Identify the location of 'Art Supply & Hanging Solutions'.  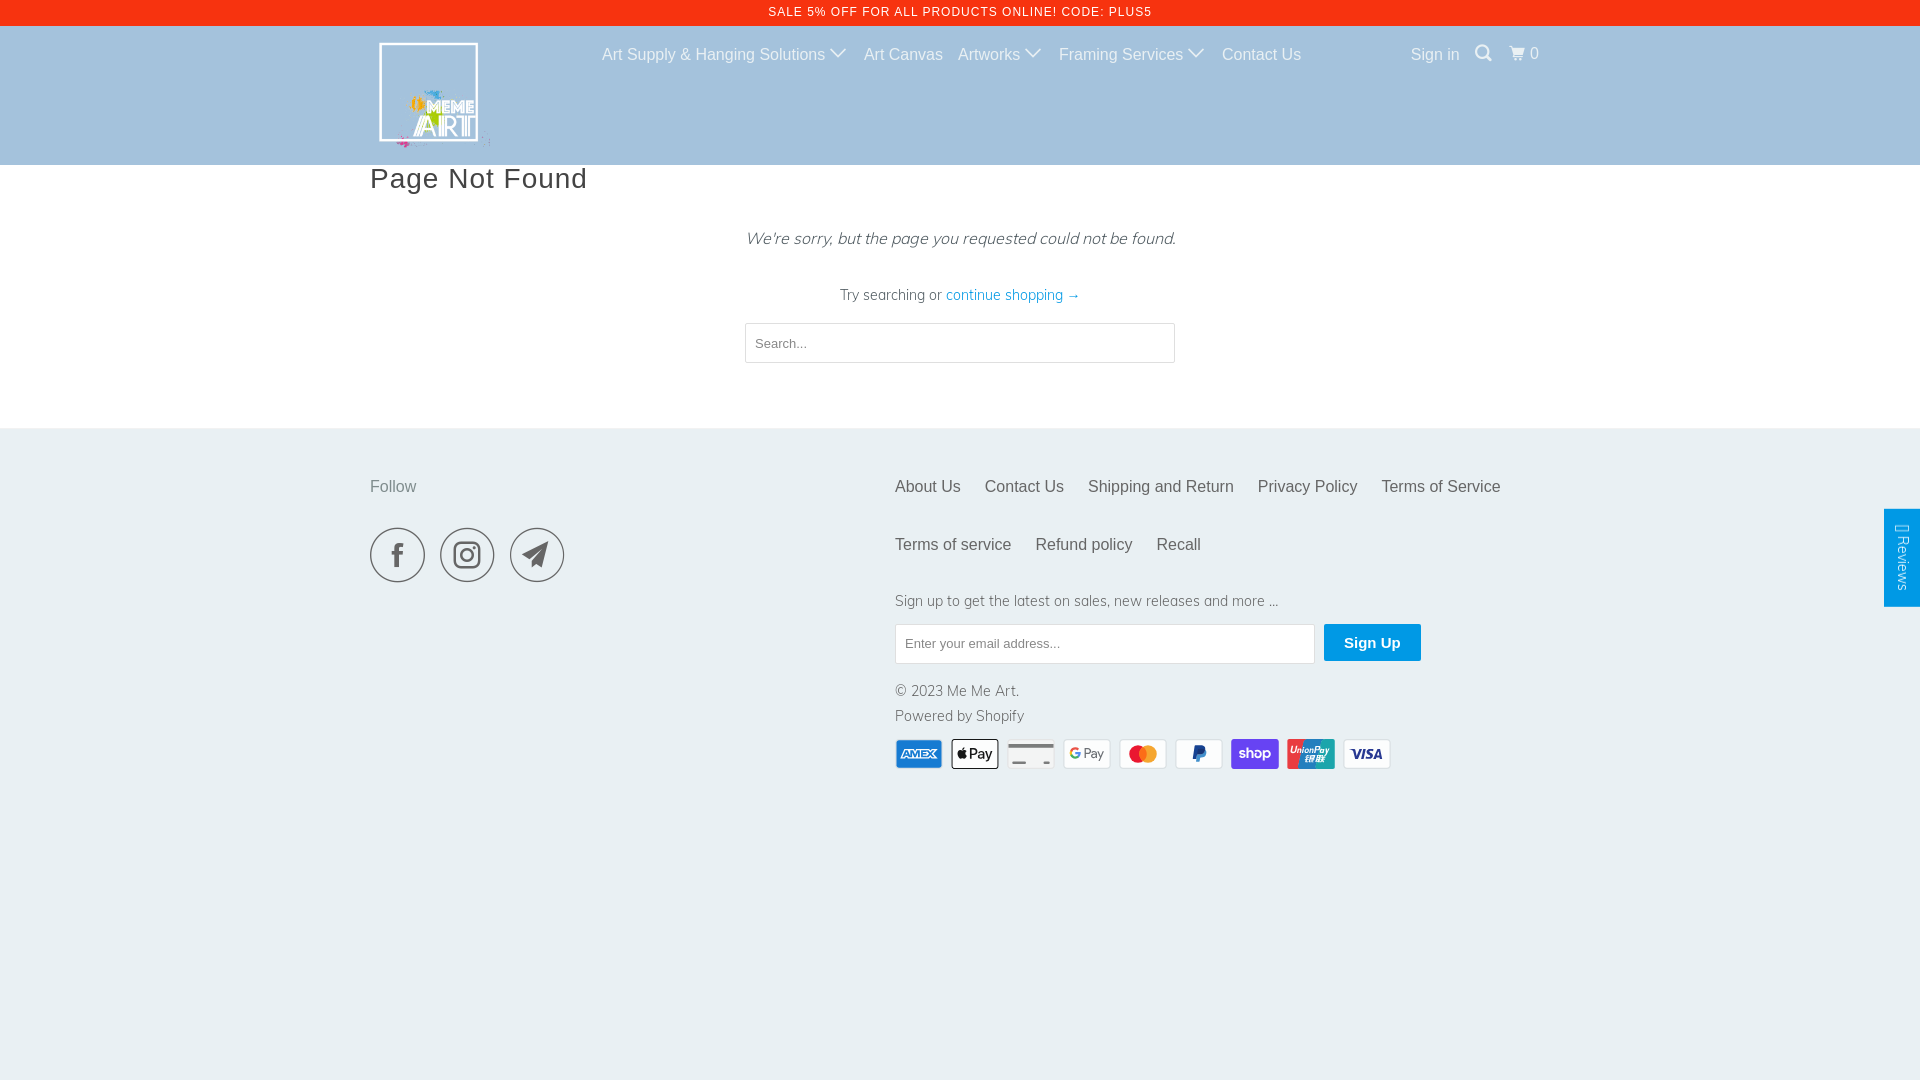
(724, 53).